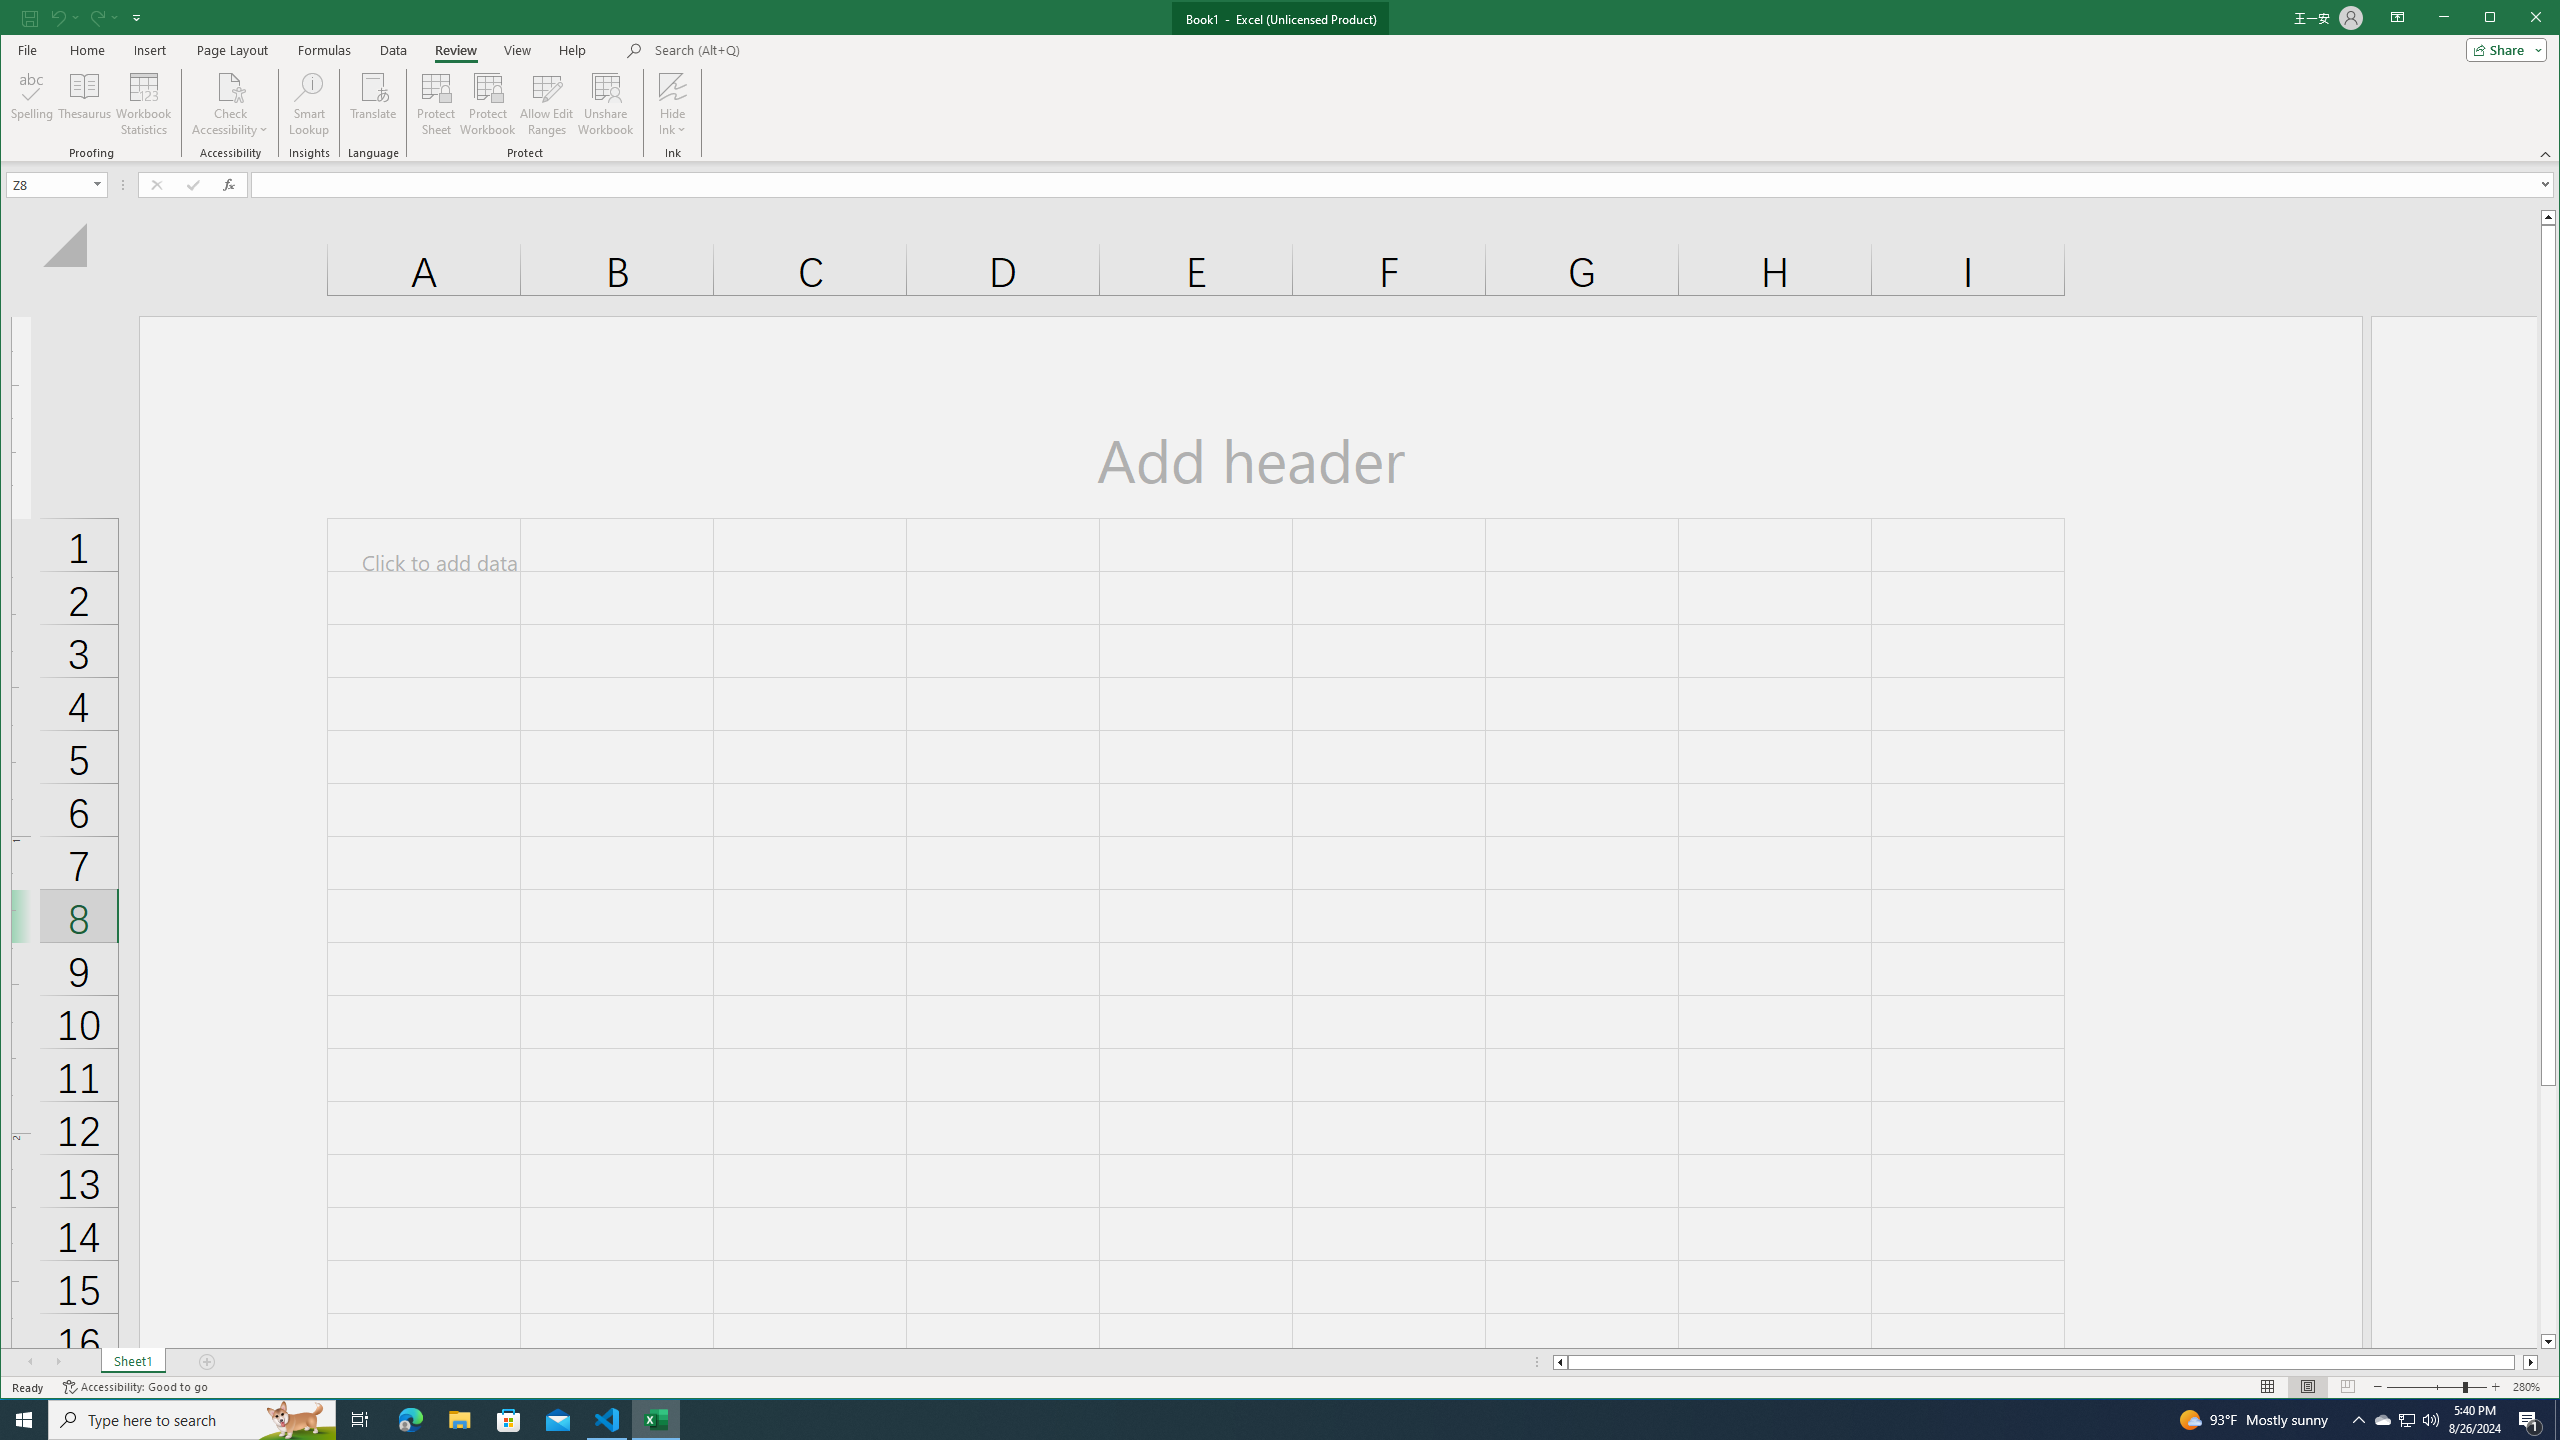  Describe the element at coordinates (458, 1418) in the screenshot. I see `'File Explorer'` at that location.